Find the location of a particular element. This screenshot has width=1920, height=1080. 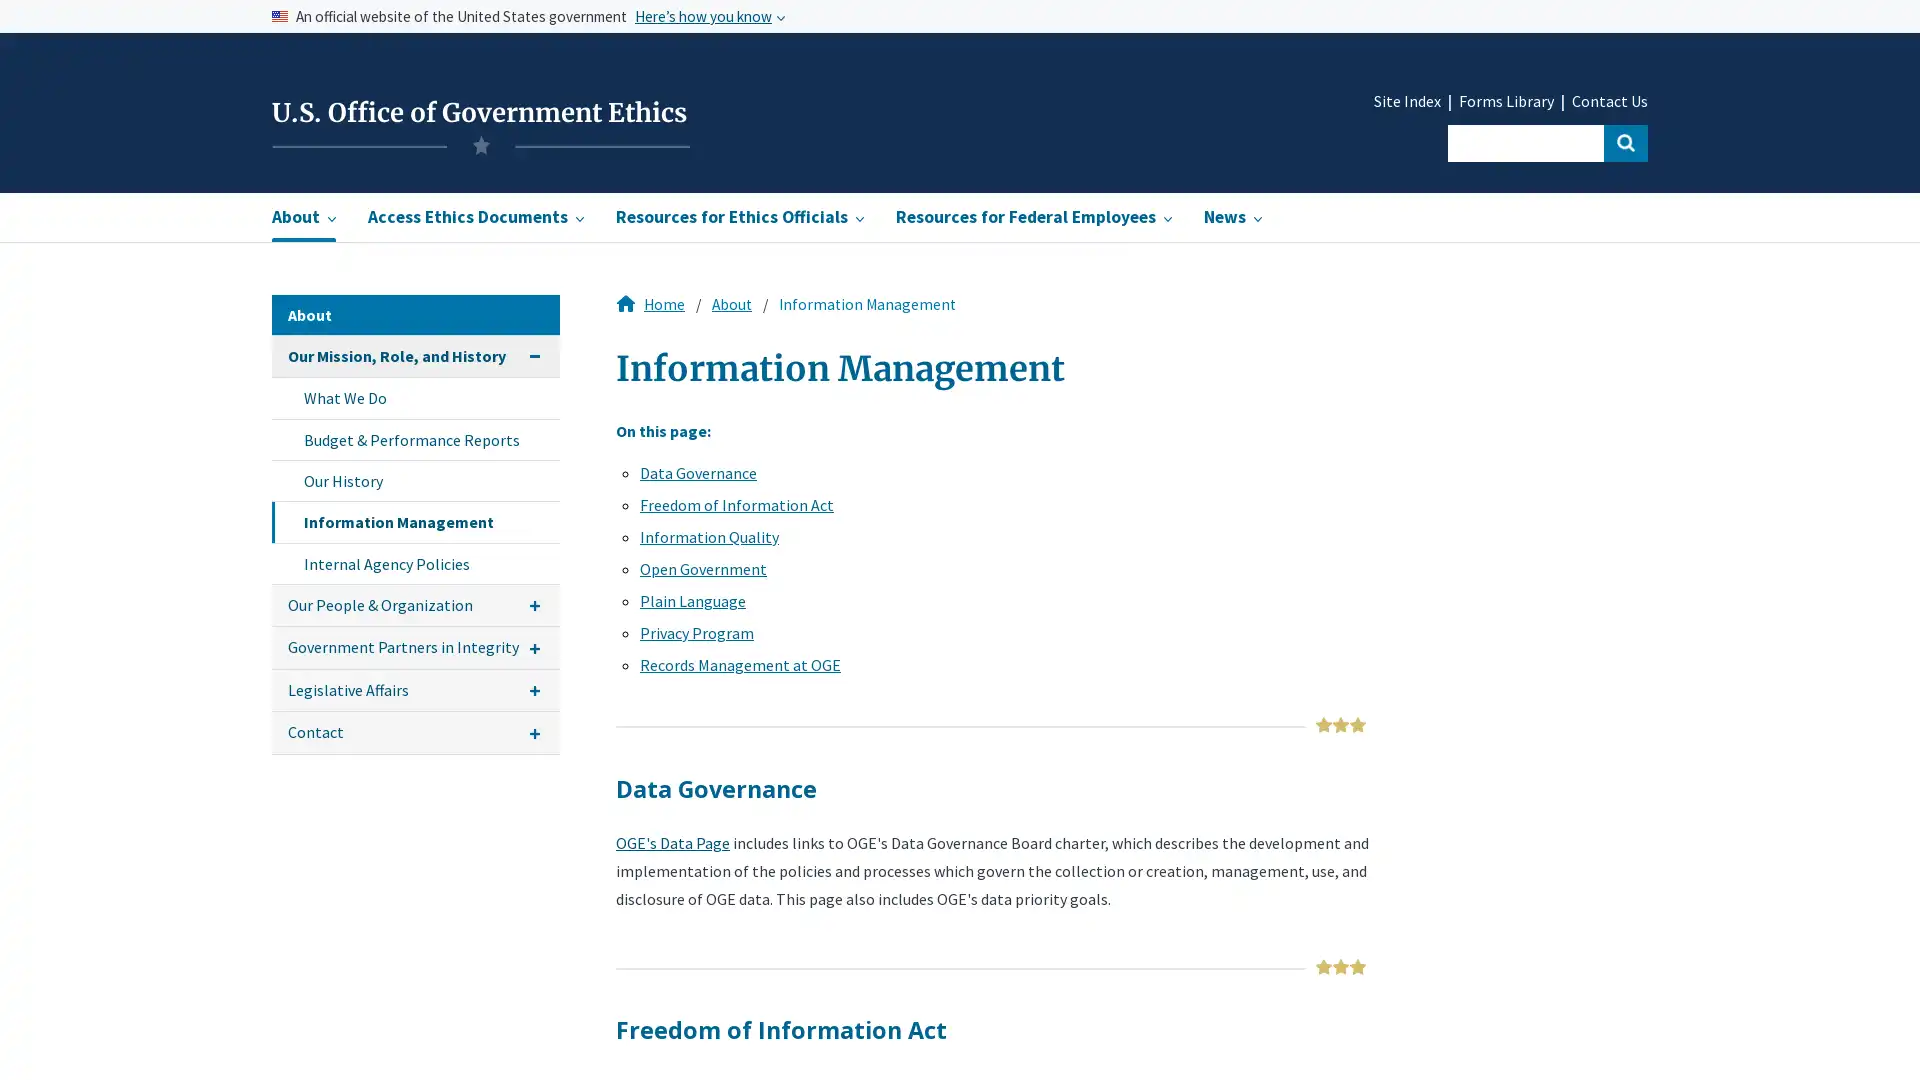

Legislative Affairs is located at coordinates (415, 689).